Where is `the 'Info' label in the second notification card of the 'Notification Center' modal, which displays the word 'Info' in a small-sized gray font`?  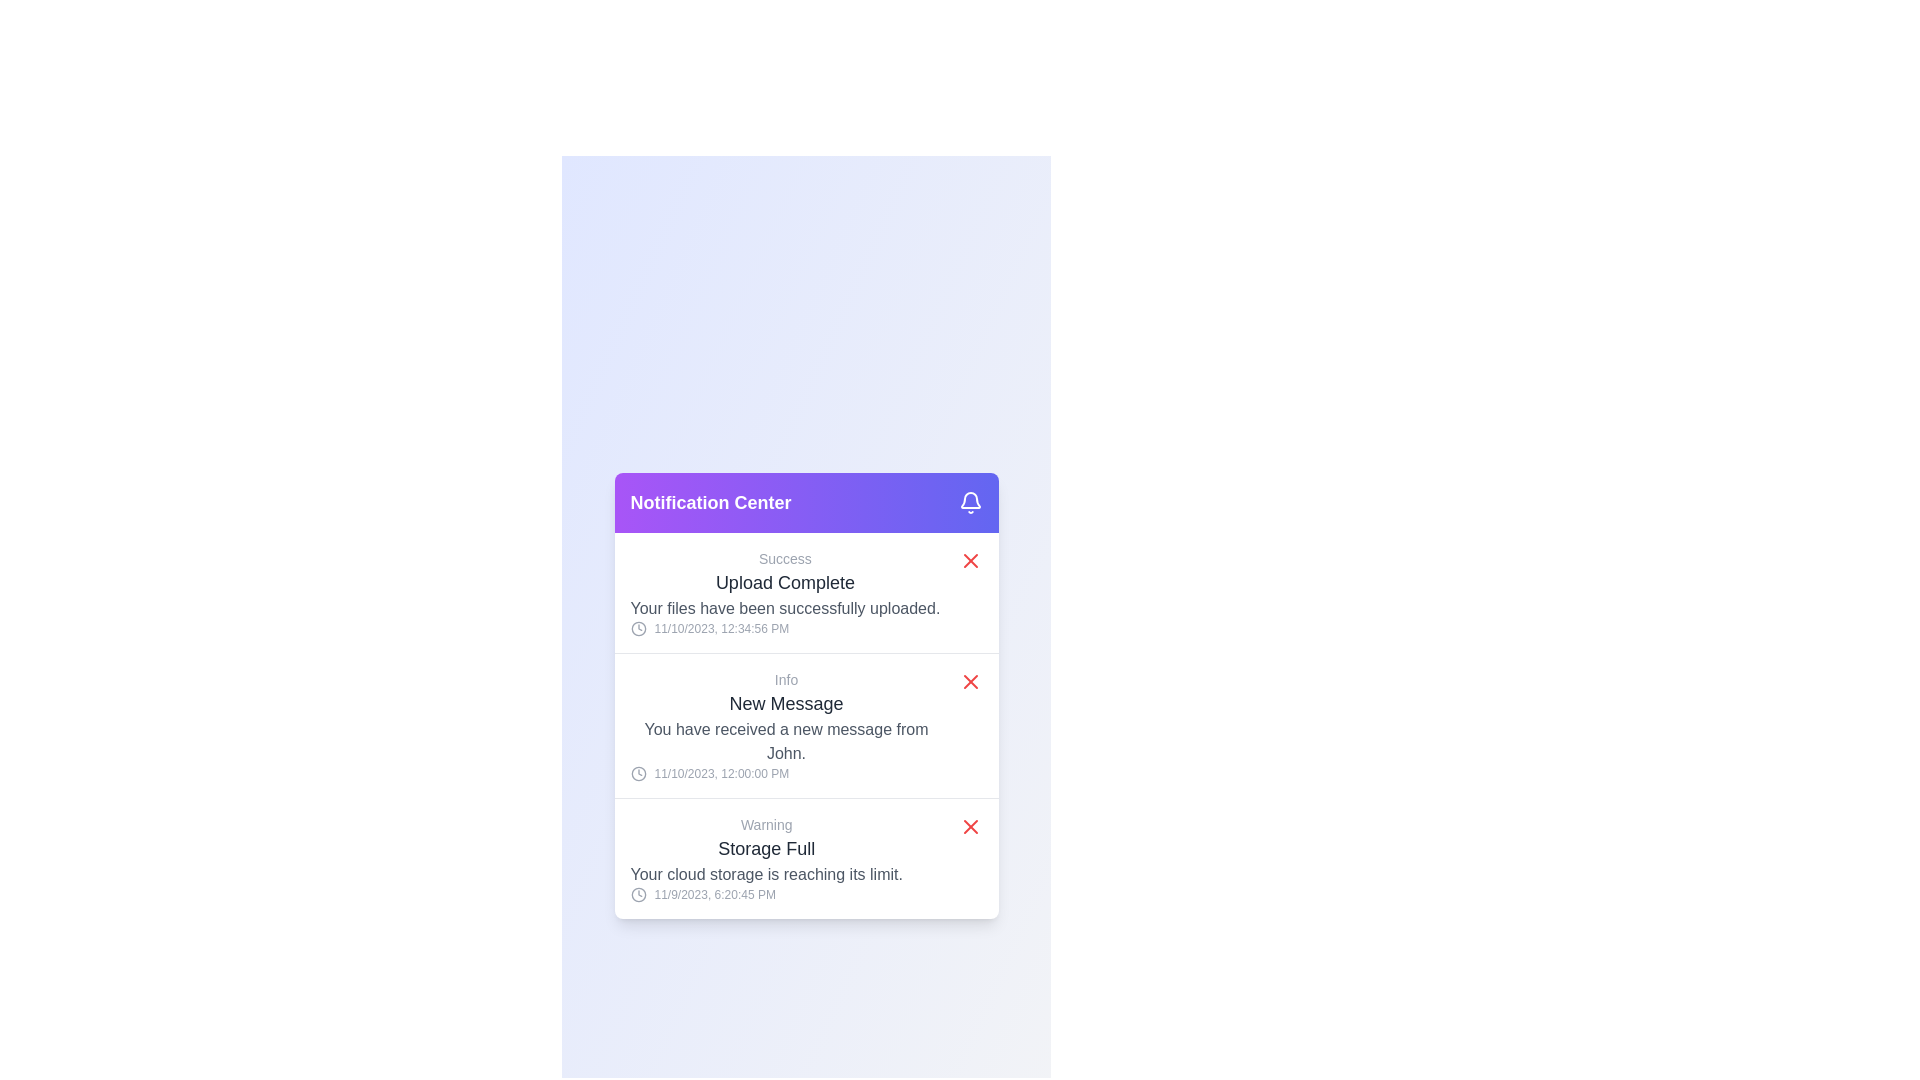
the 'Info' label in the second notification card of the 'Notification Center' modal, which displays the word 'Info' in a small-sized gray font is located at coordinates (785, 678).